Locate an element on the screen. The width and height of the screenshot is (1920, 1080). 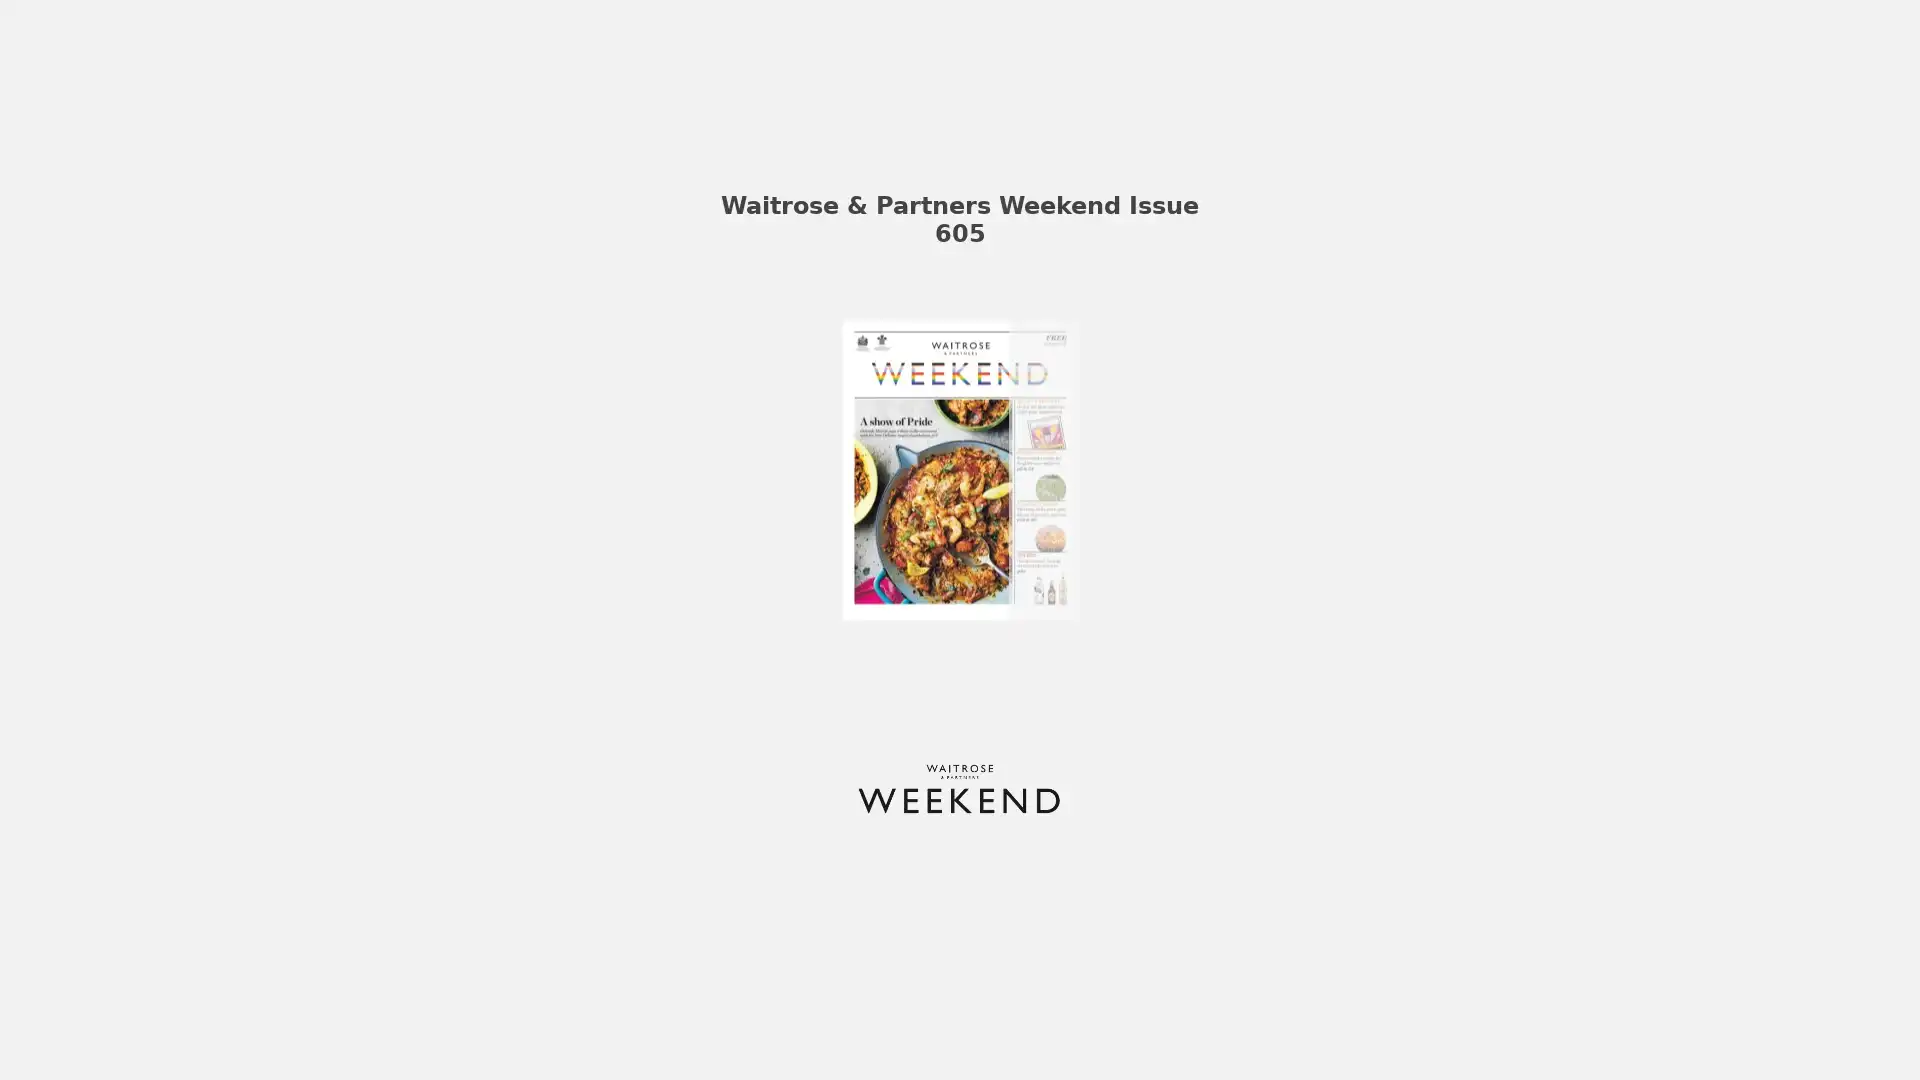
Last Page is located at coordinates (1340, 999).